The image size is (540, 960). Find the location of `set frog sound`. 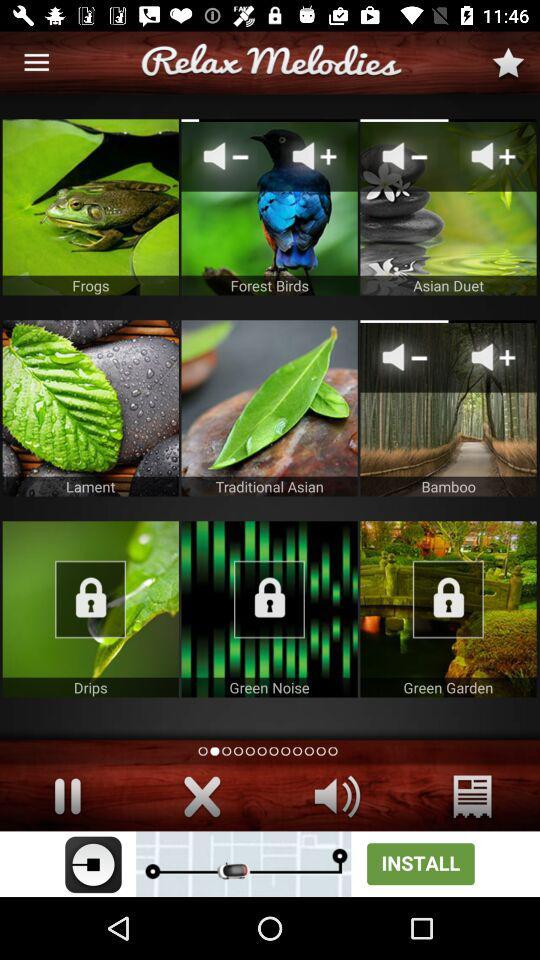

set frog sound is located at coordinates (89, 207).